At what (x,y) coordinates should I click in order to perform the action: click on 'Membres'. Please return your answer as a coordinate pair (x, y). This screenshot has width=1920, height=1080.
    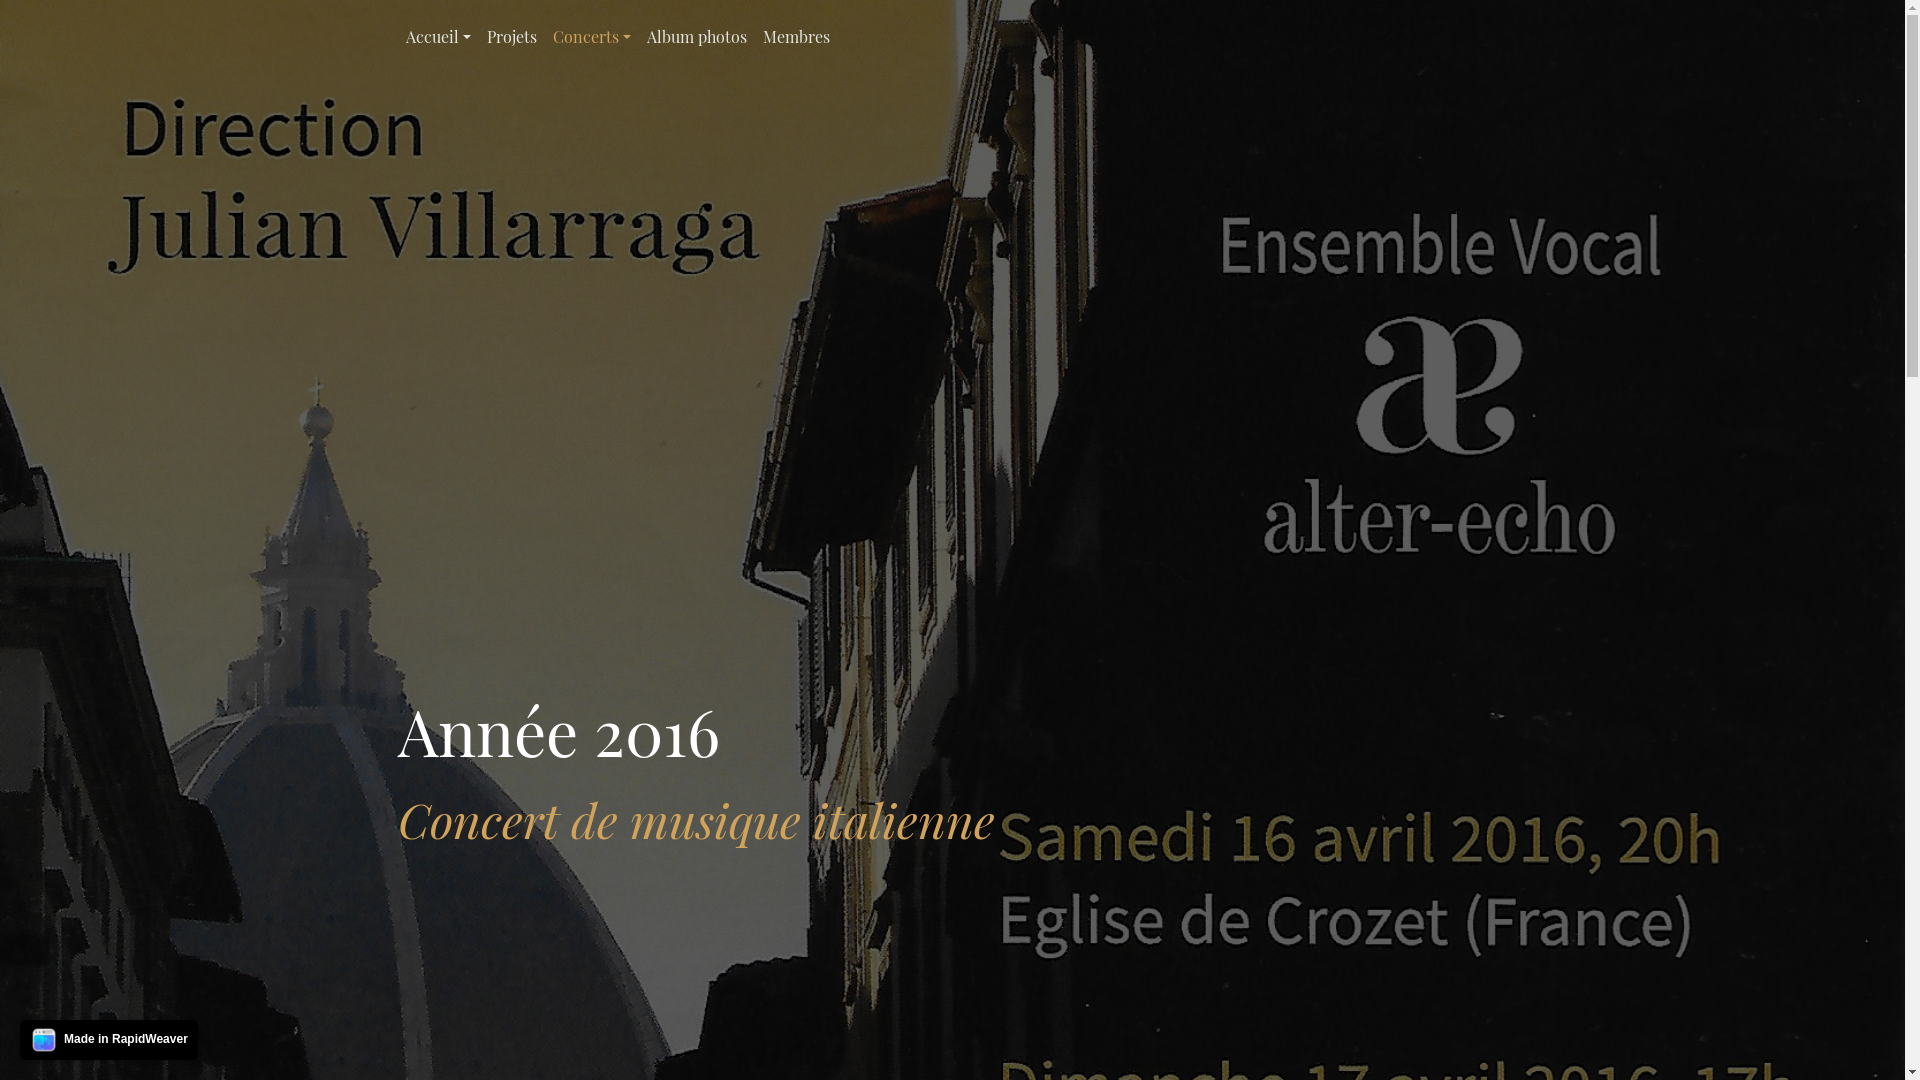
    Looking at the image, I should click on (753, 37).